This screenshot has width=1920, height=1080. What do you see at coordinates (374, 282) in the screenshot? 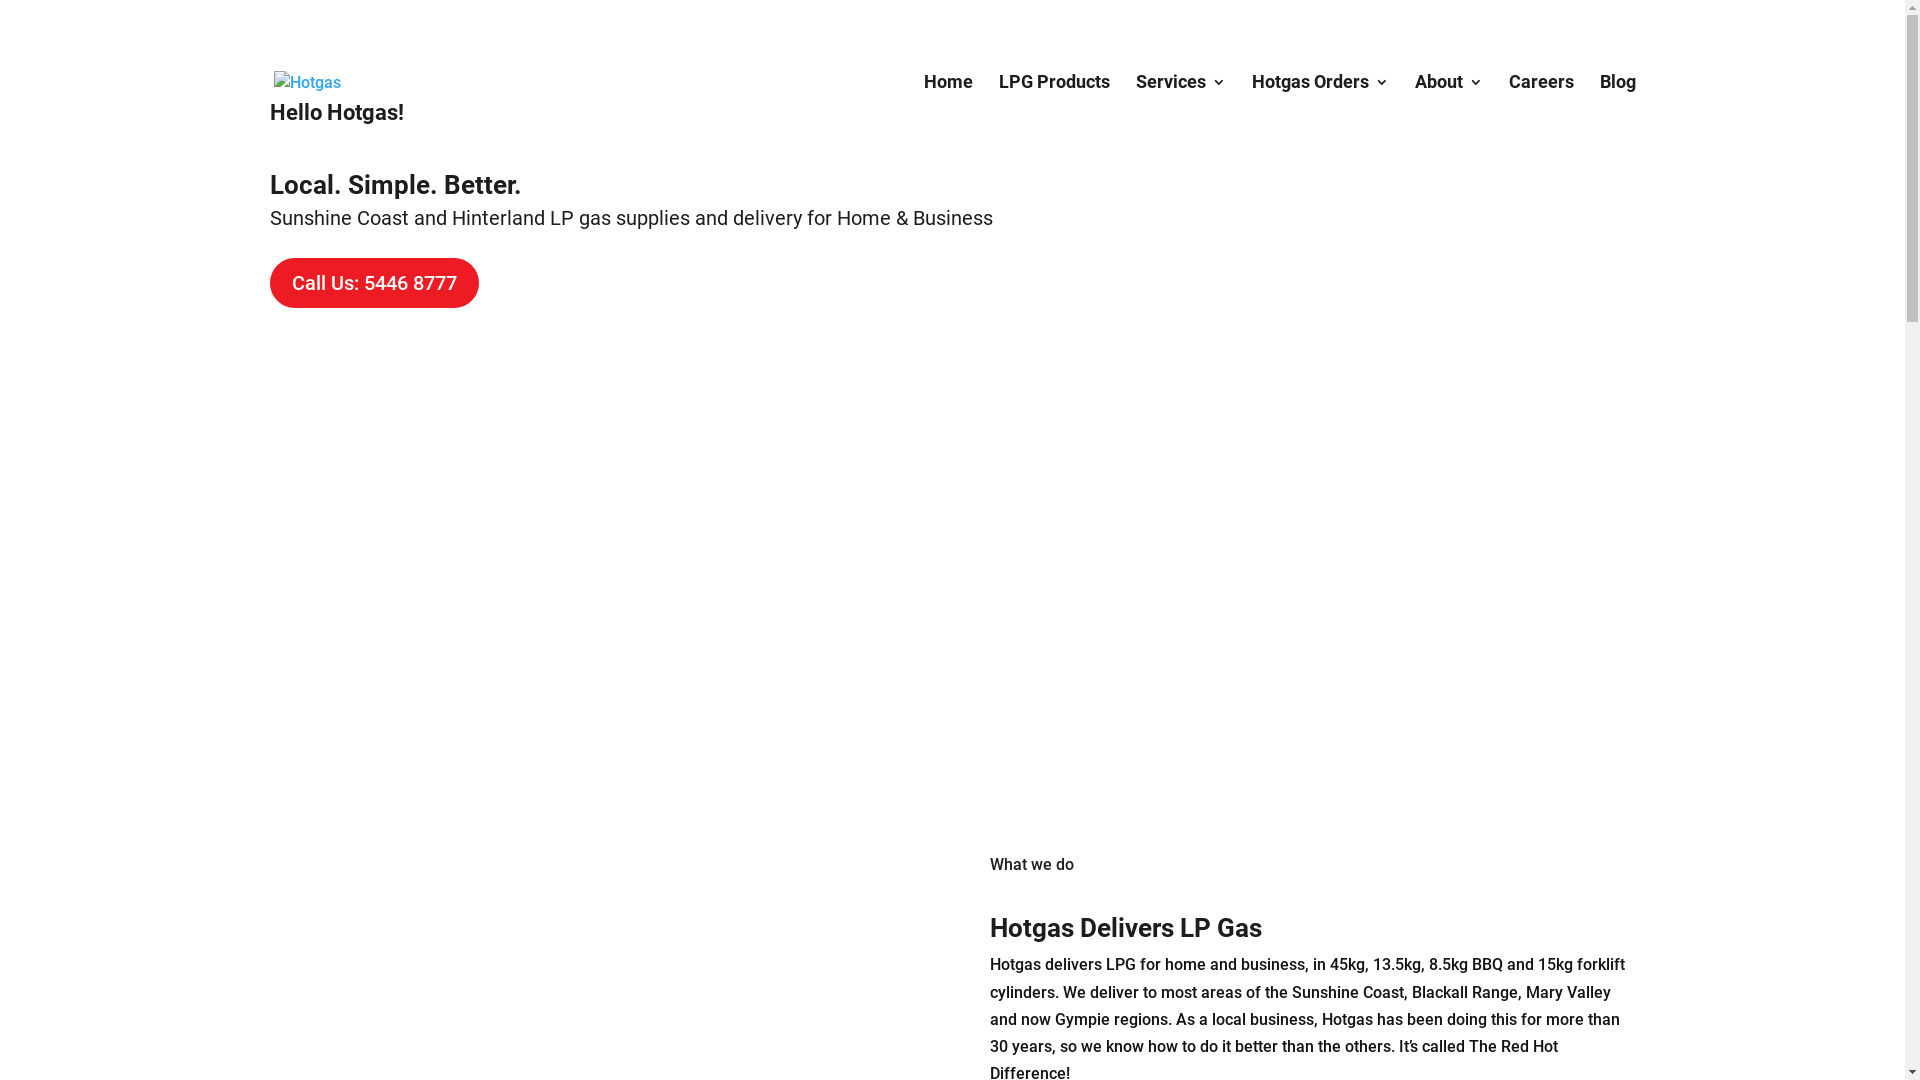
I see `'Call Us: 5446 8777'` at bounding box center [374, 282].